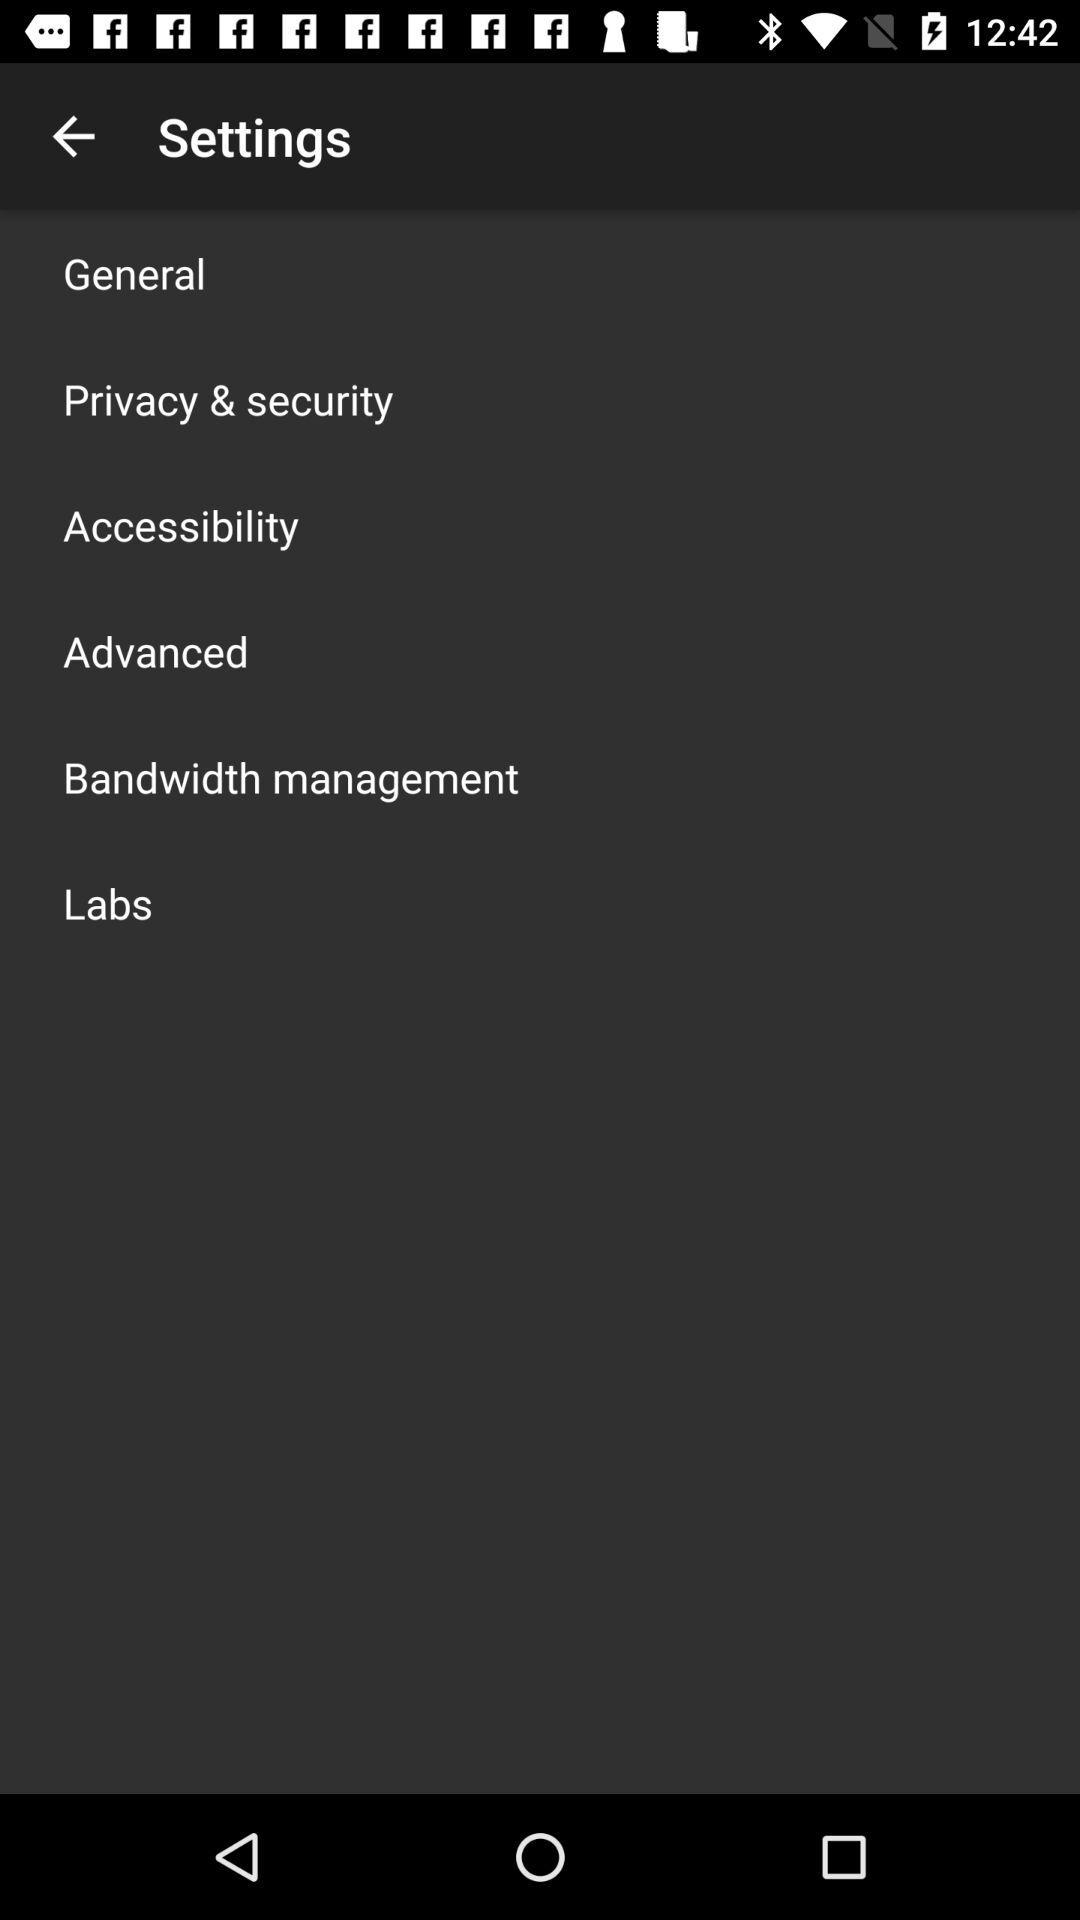 The height and width of the screenshot is (1920, 1080). I want to click on the advanced app, so click(154, 651).